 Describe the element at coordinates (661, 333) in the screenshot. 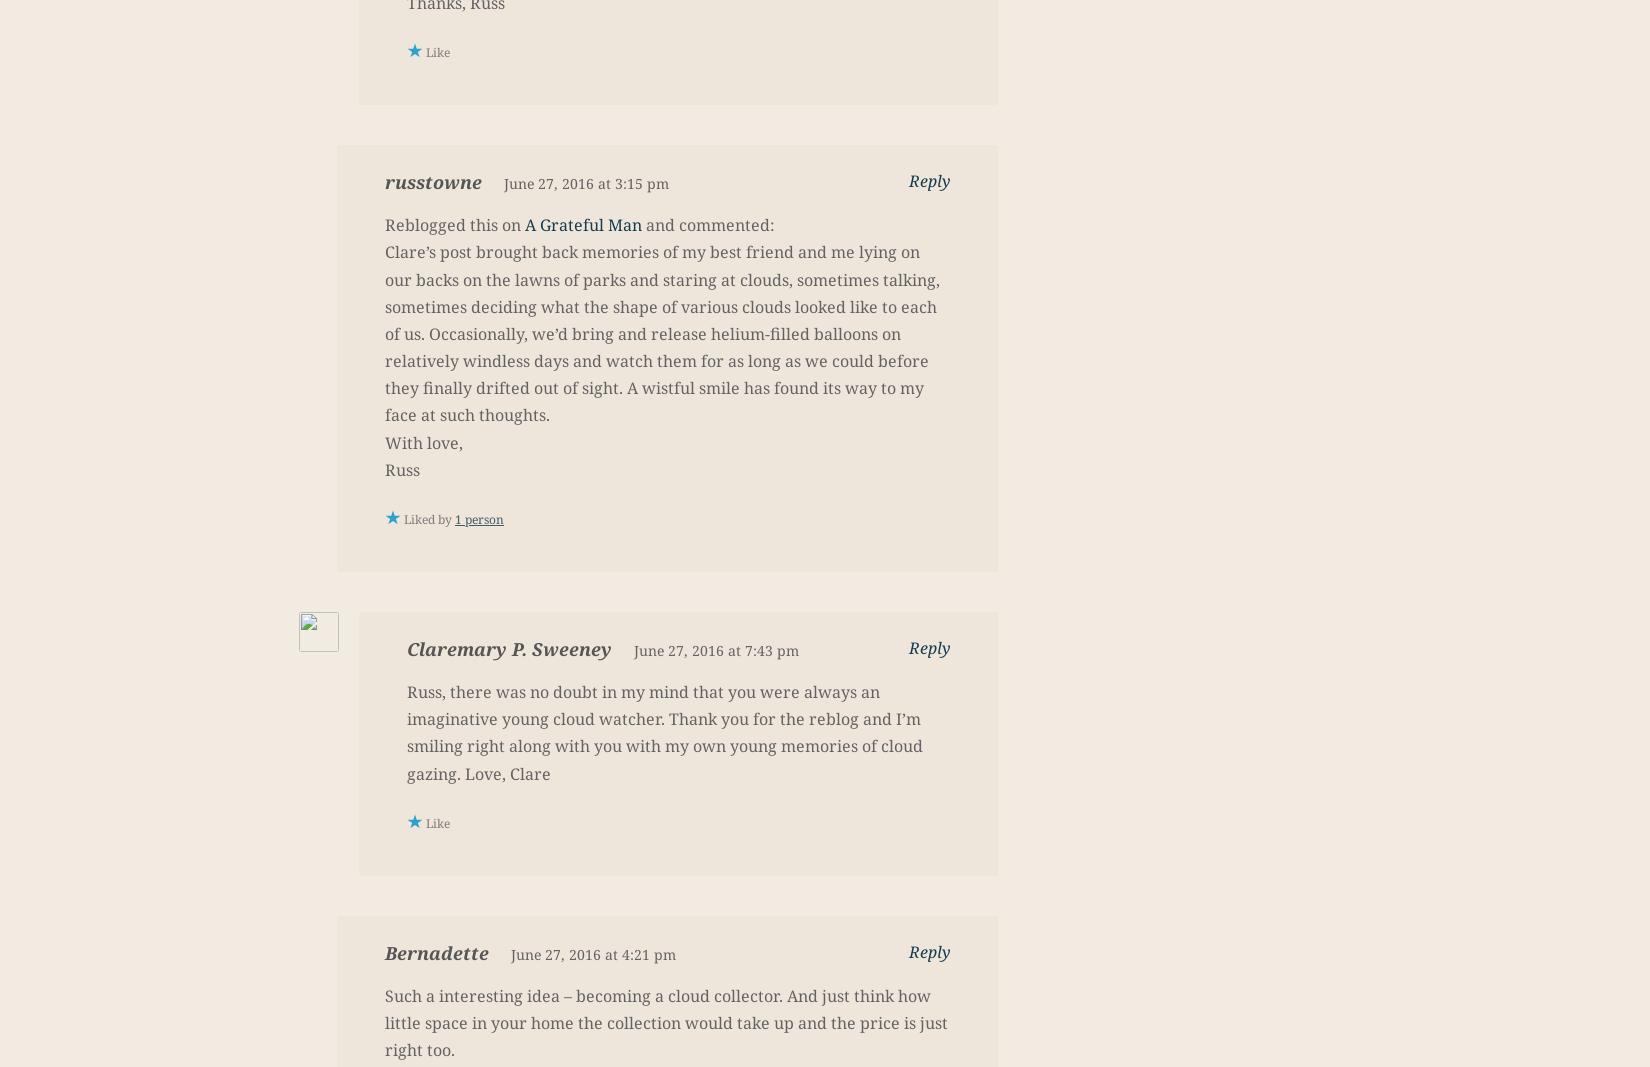

I see `'Clare’s post brought back memories of my best friend and me lying on our backs on the lawns of parks and staring at clouds, sometimes talking, sometimes deciding what the shape of various clouds looked like to each of us. Occasionally, we’d bring and release helium-filled balloons on relatively windless days and watch them for as long as we could before they finally drifted out of sight. A wistful smile has found its way to my face at such thoughts.'` at that location.